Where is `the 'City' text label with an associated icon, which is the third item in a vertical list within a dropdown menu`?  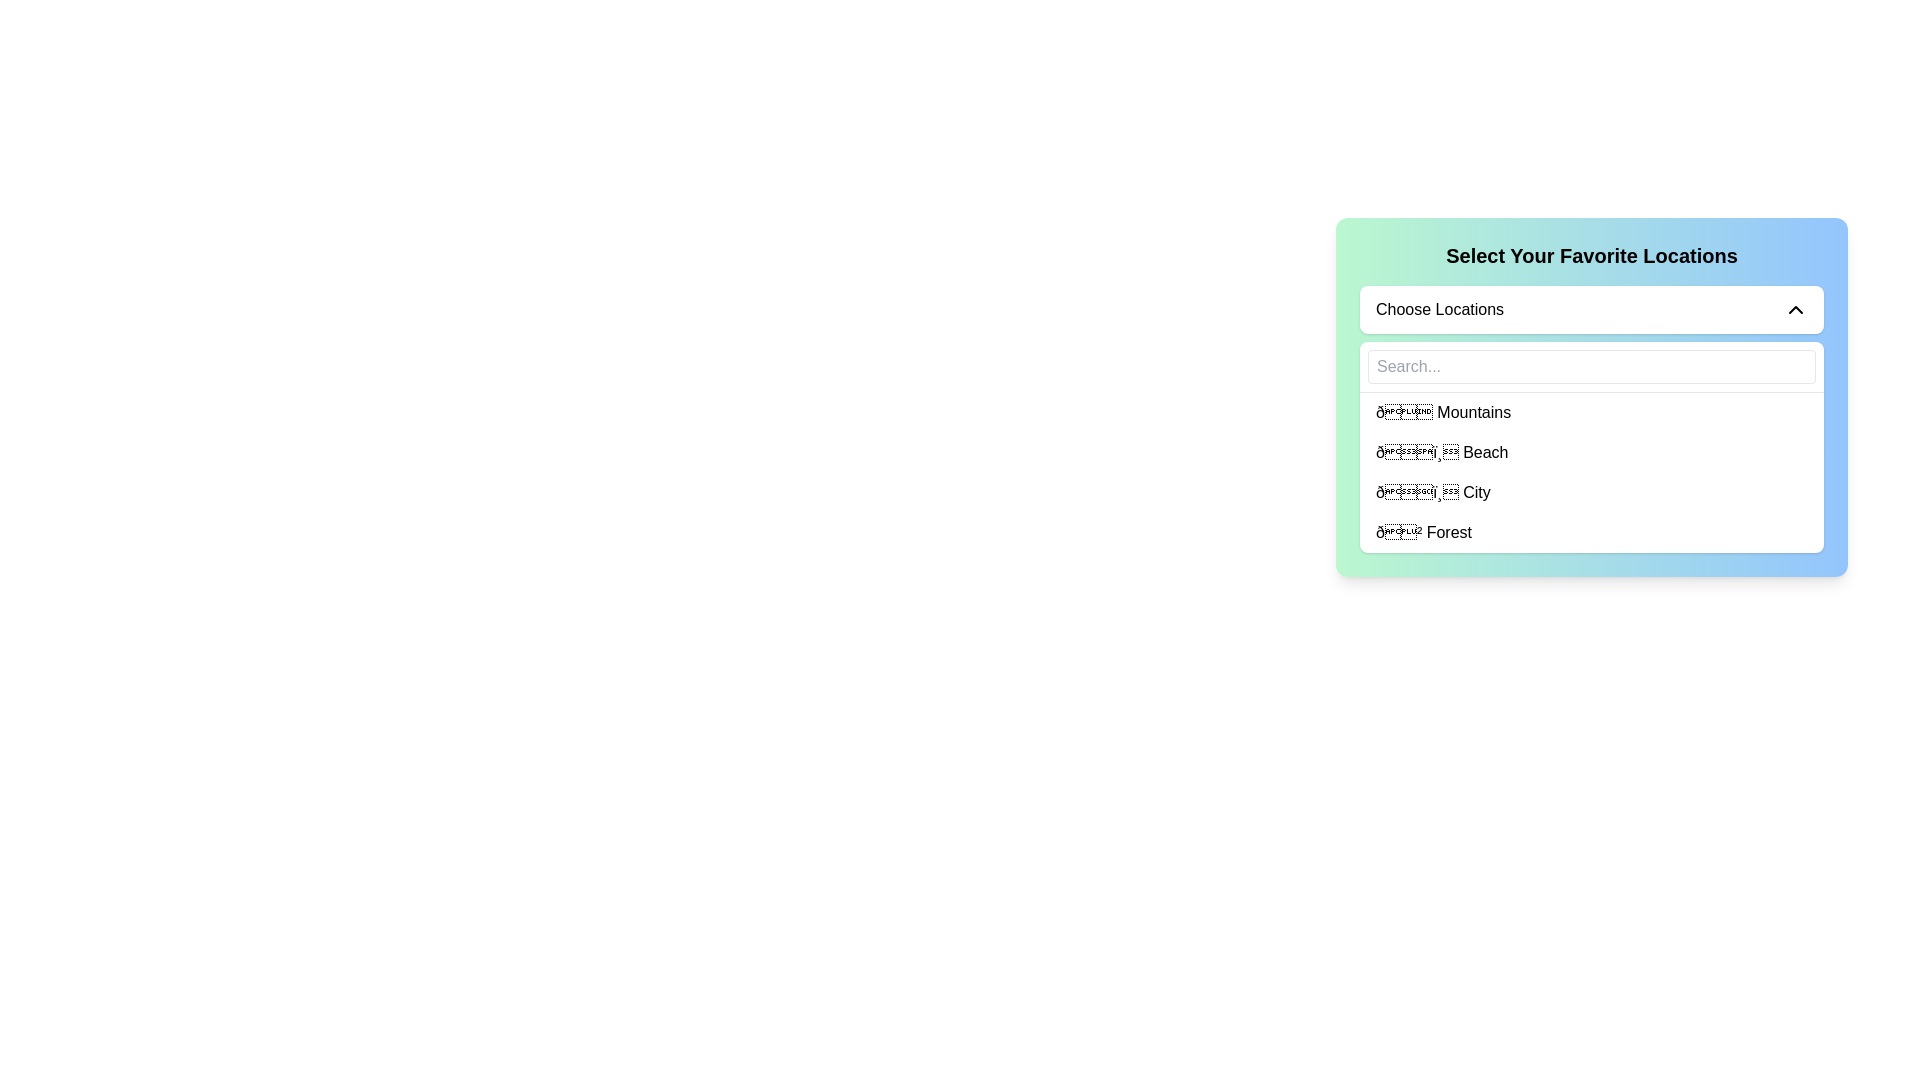 the 'City' text label with an associated icon, which is the third item in a vertical list within a dropdown menu is located at coordinates (1432, 493).